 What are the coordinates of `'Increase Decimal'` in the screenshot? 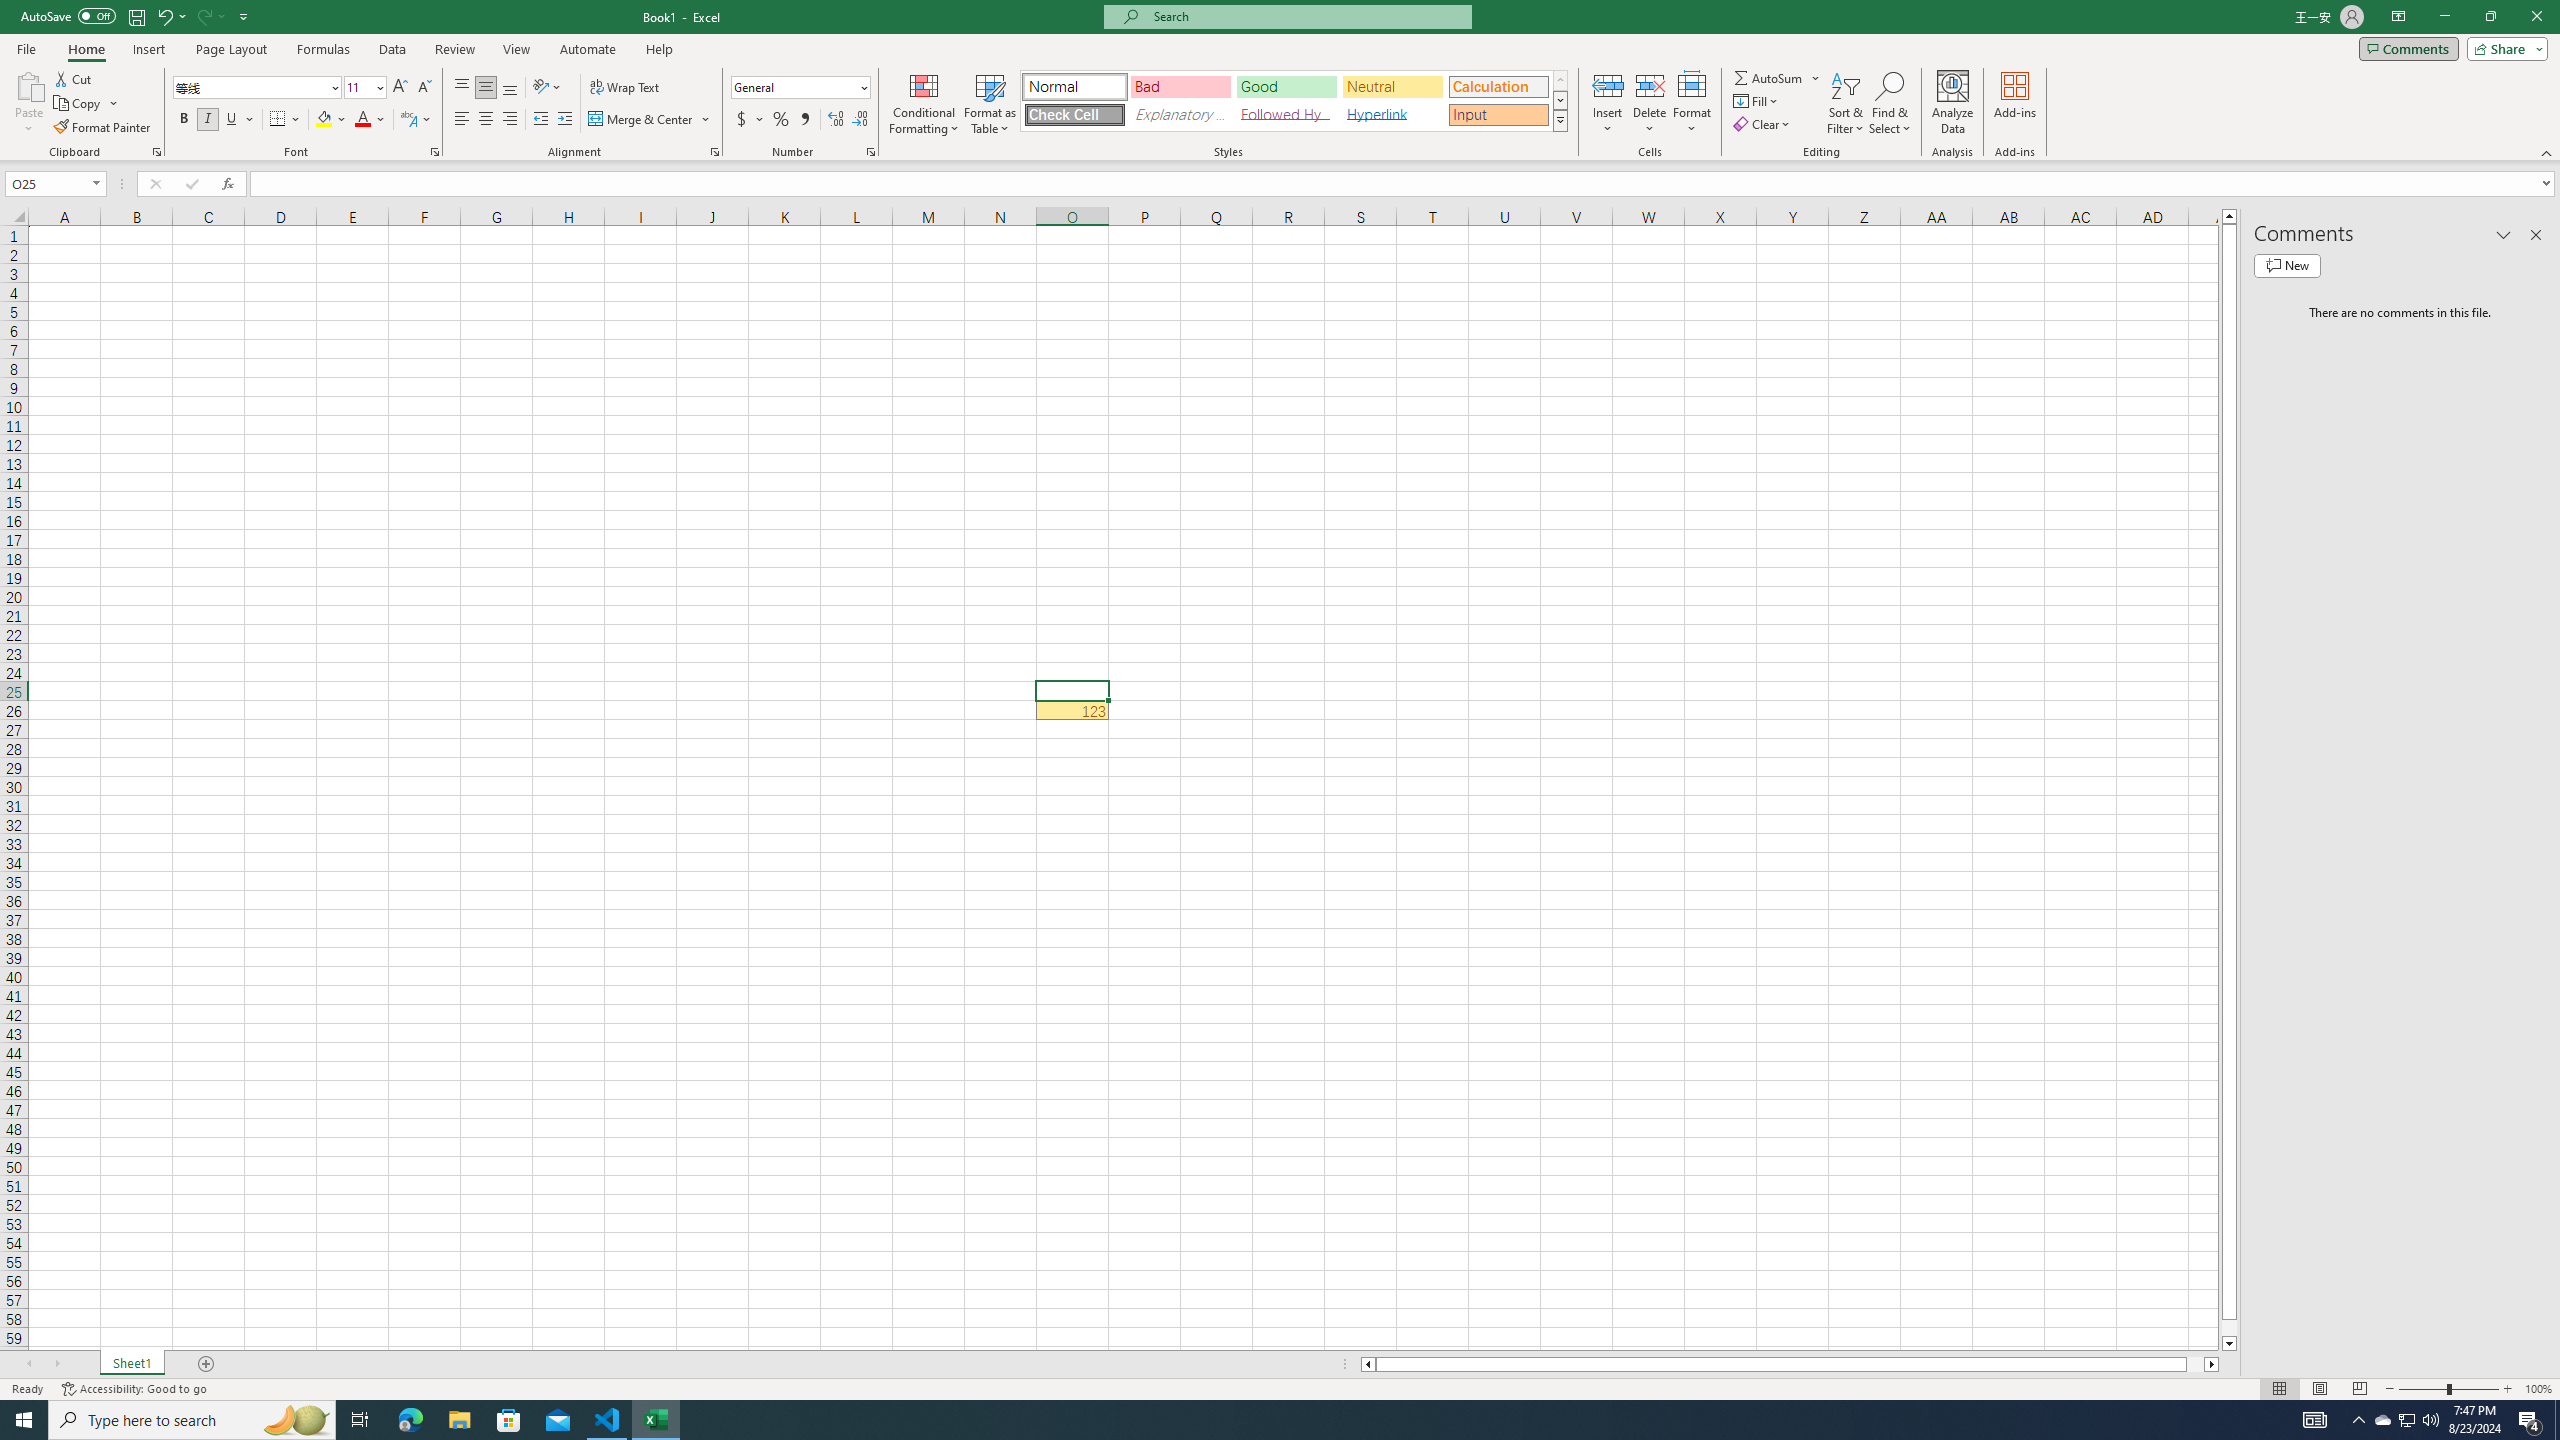 It's located at (835, 118).